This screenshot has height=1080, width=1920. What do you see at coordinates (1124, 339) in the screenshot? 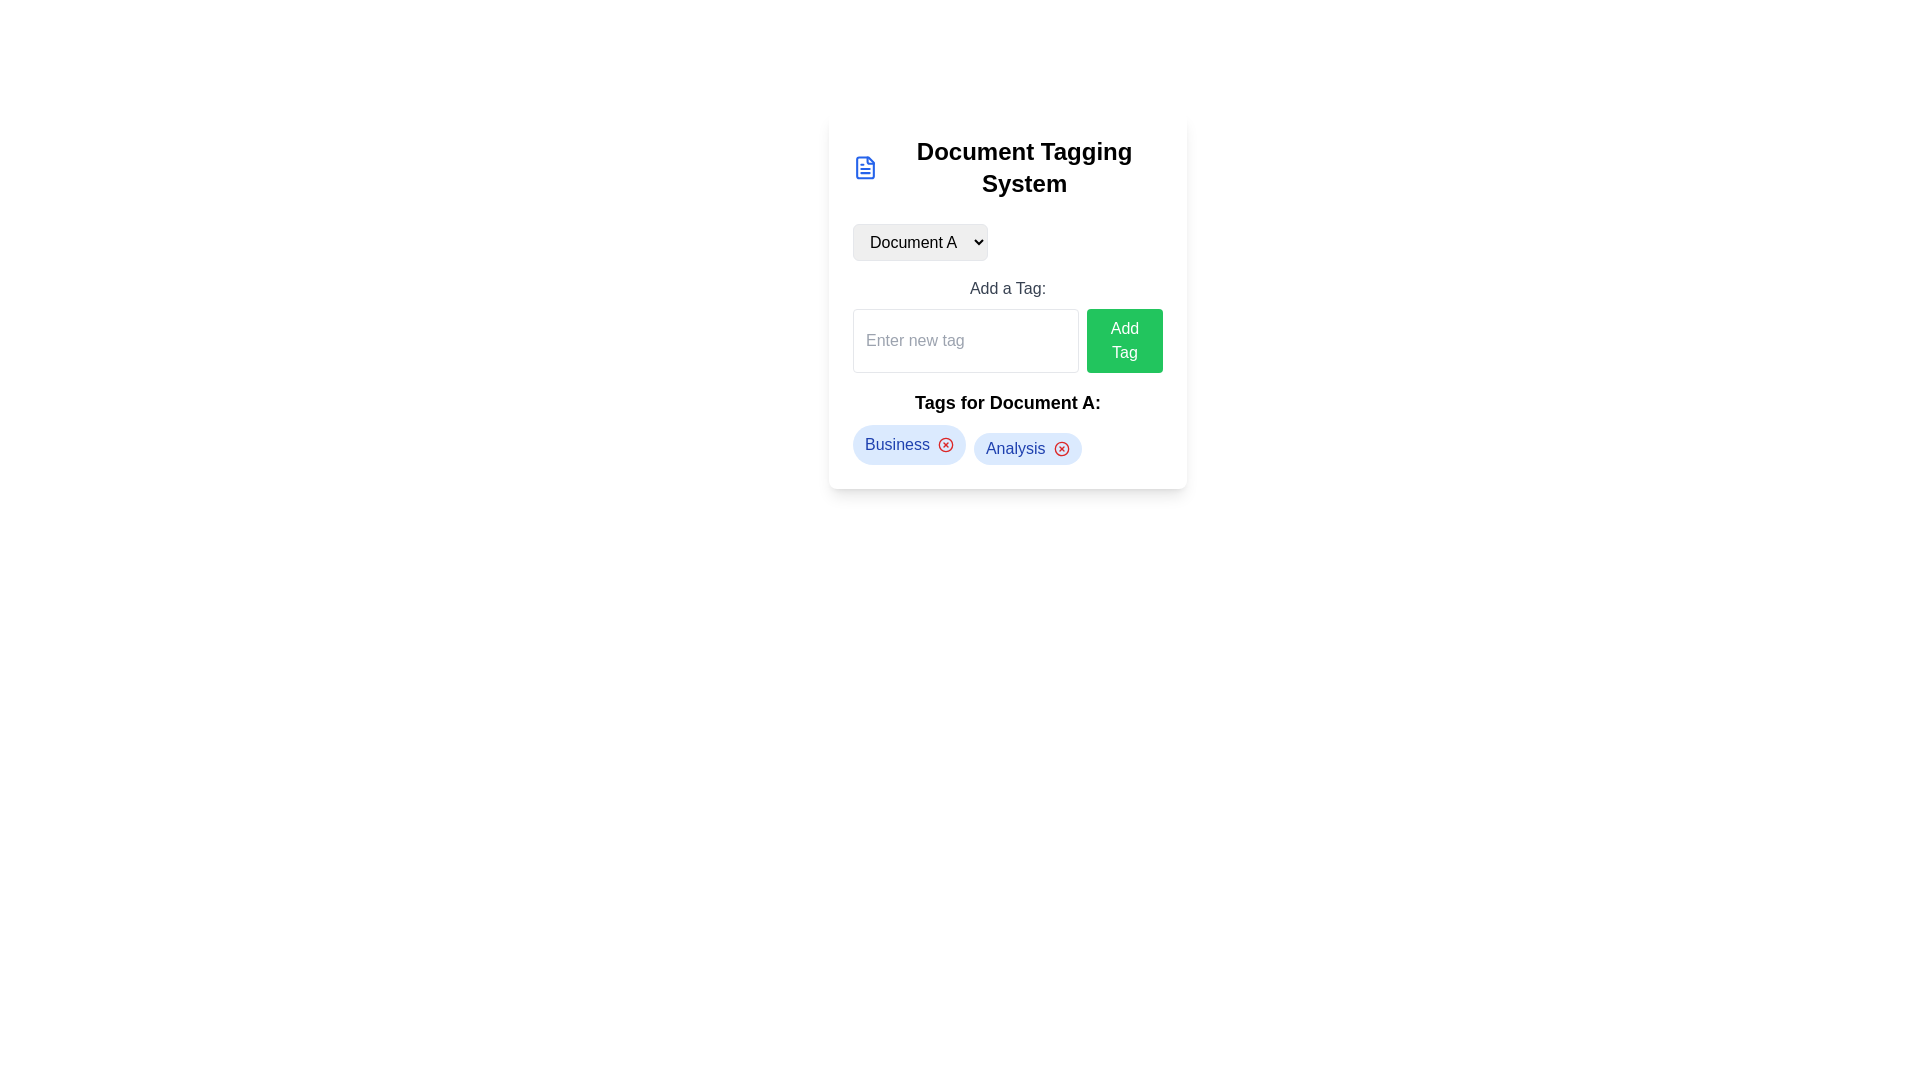
I see `the green 'Add Tag' button with rounded corners located to the right of the text input field under the title 'Add a Tag:'` at bounding box center [1124, 339].